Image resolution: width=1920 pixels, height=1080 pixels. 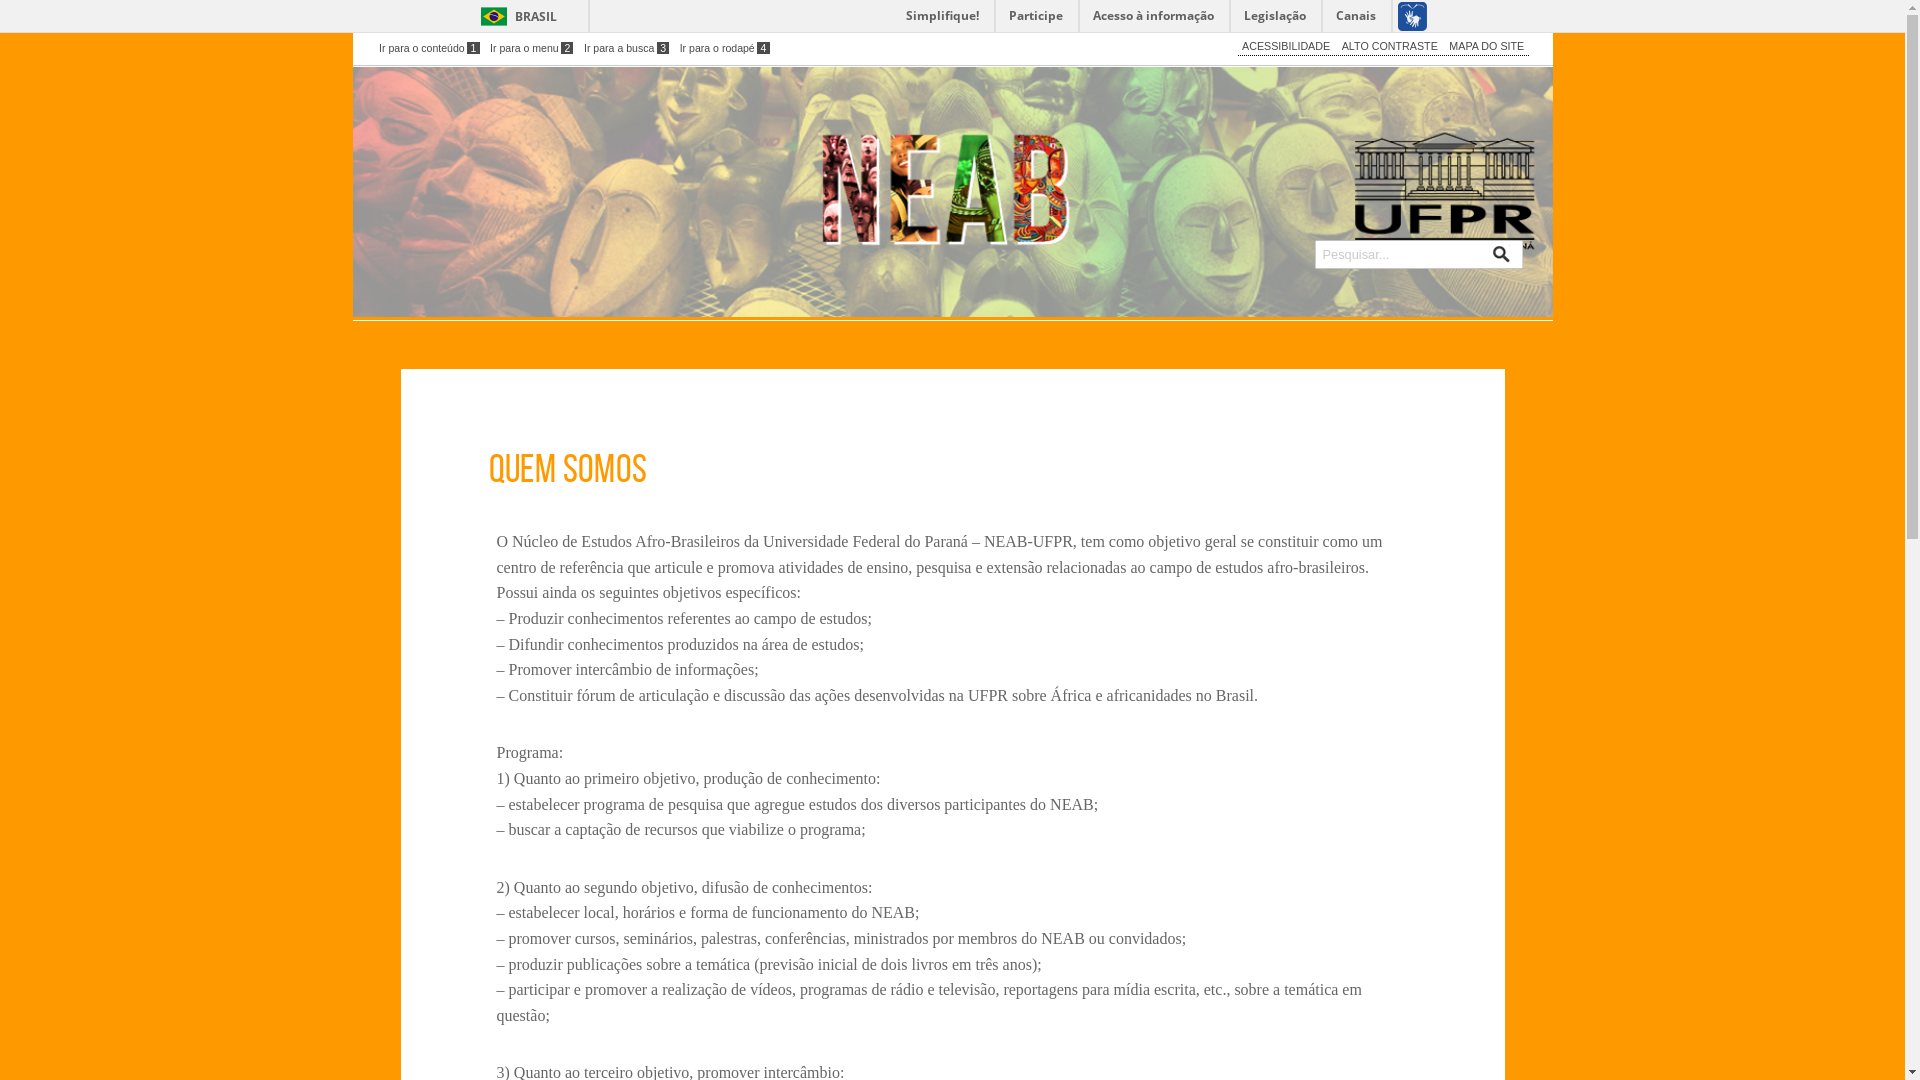 I want to click on 'MAPA DO SITE', so click(x=1486, y=45).